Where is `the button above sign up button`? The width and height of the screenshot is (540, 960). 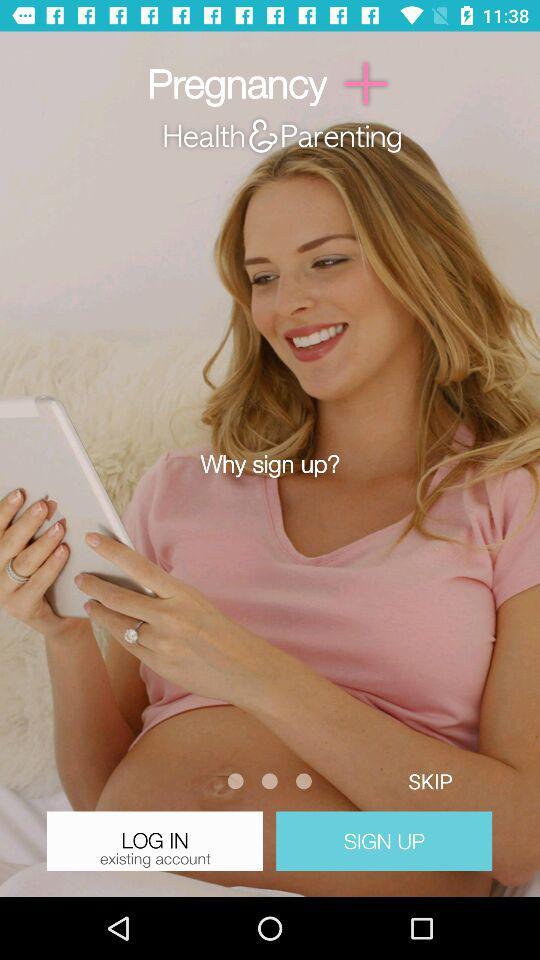 the button above sign up button is located at coordinates (429, 781).